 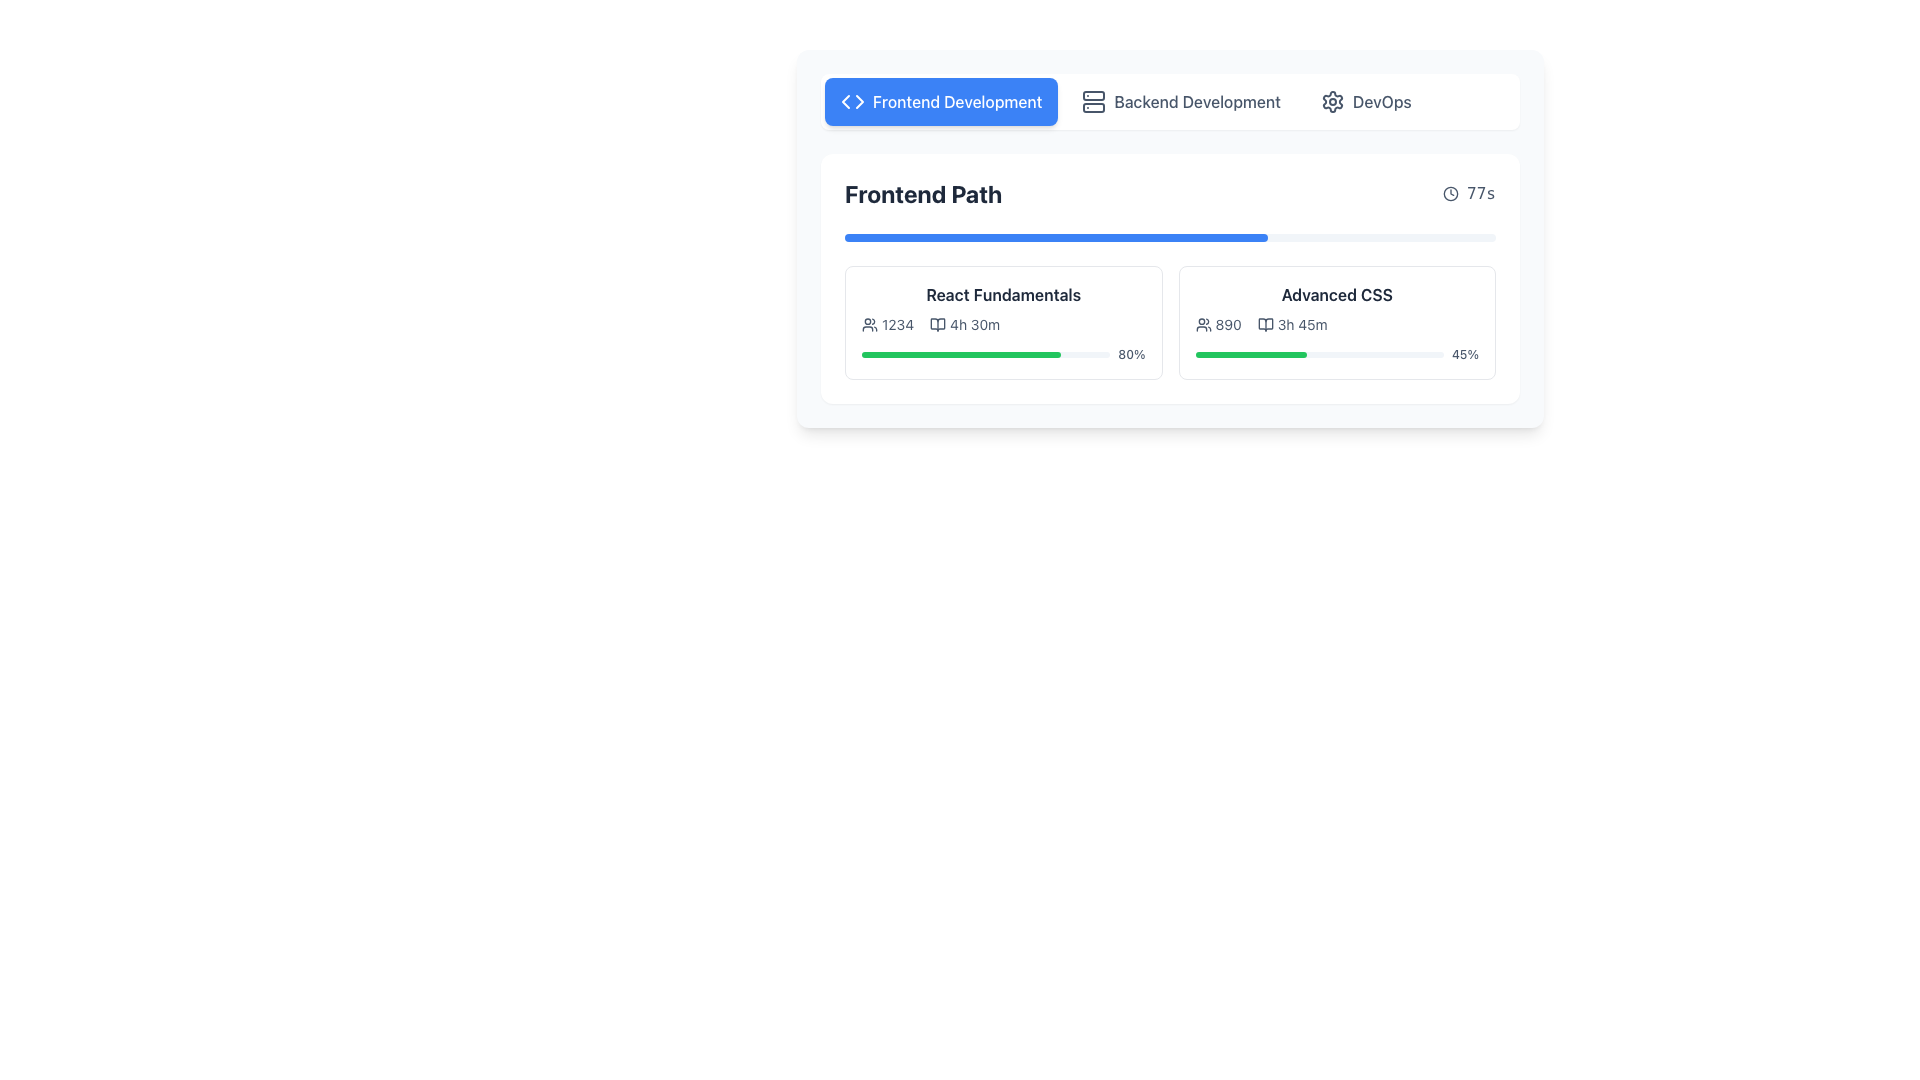 I want to click on the text element that serves as an indicator or counter for participants, located immediately right of a user group icon, so click(x=1227, y=323).